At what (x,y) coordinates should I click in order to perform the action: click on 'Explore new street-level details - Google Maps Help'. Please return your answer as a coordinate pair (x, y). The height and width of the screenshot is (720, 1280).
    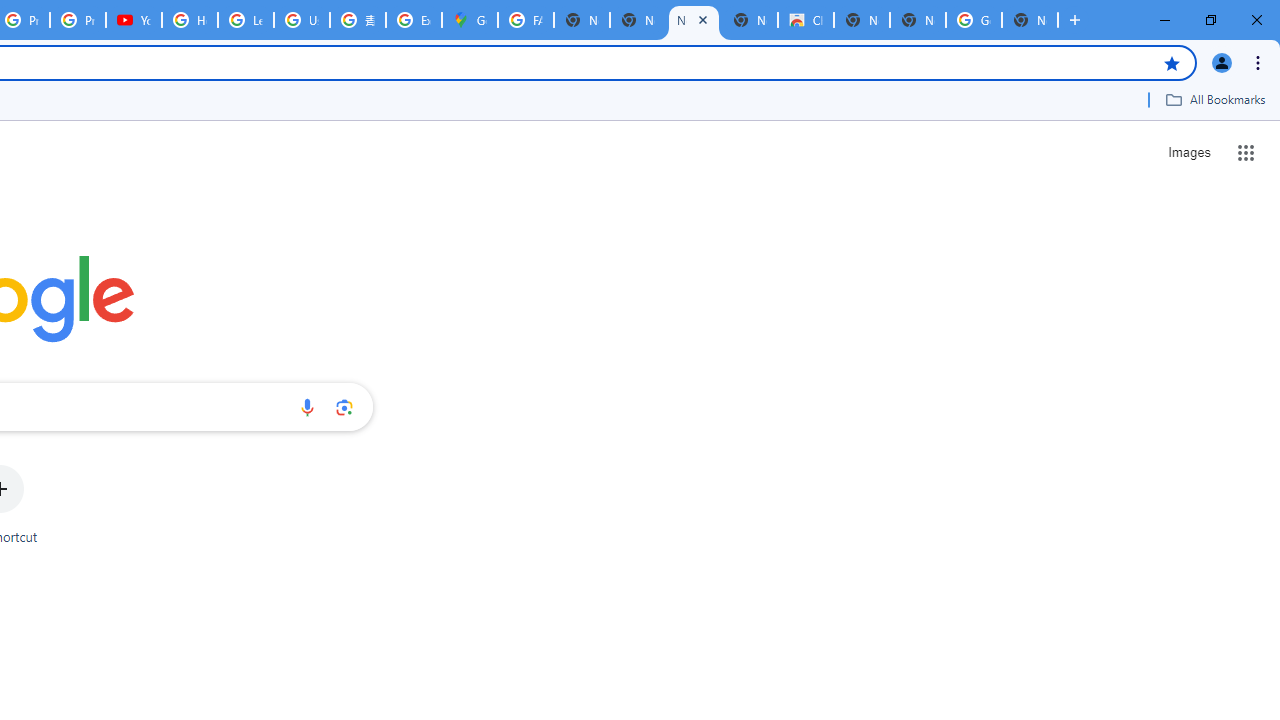
    Looking at the image, I should click on (413, 20).